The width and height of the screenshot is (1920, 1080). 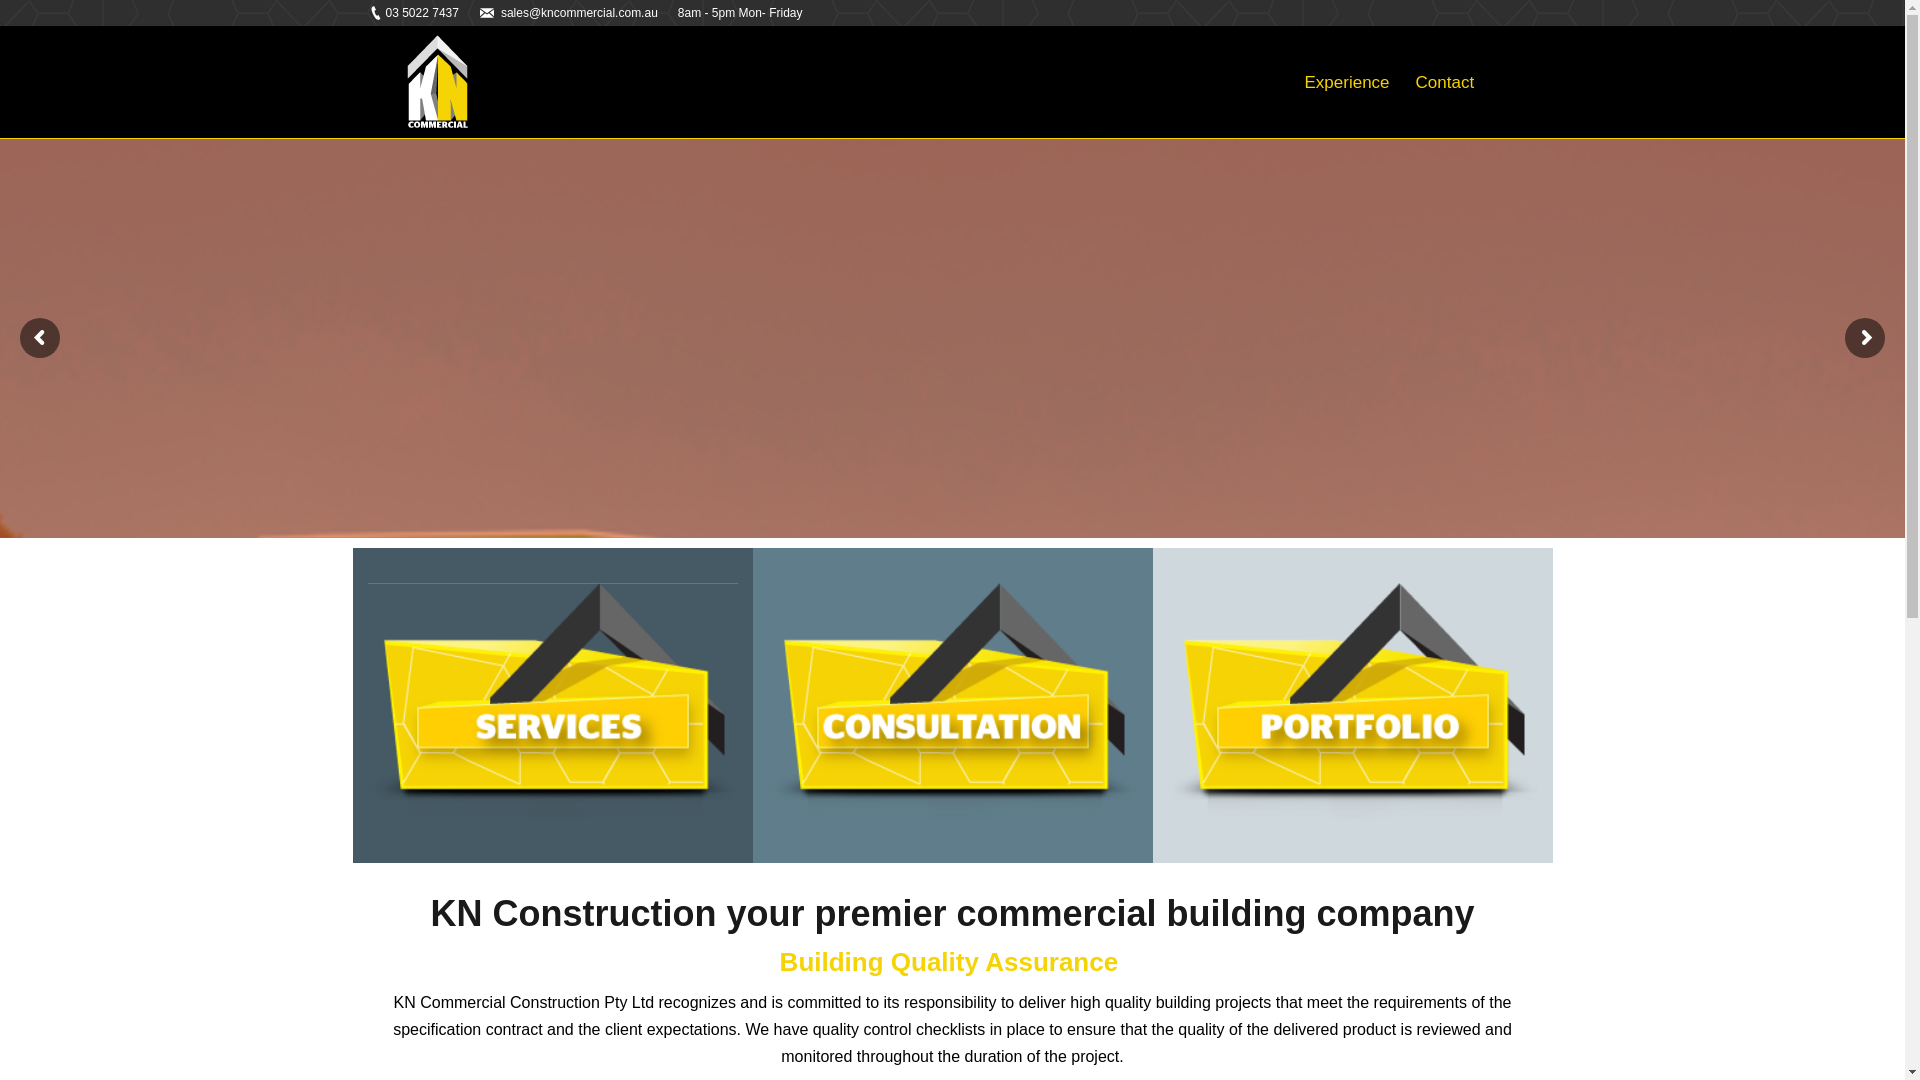 I want to click on 'Contact', so click(x=1415, y=81).